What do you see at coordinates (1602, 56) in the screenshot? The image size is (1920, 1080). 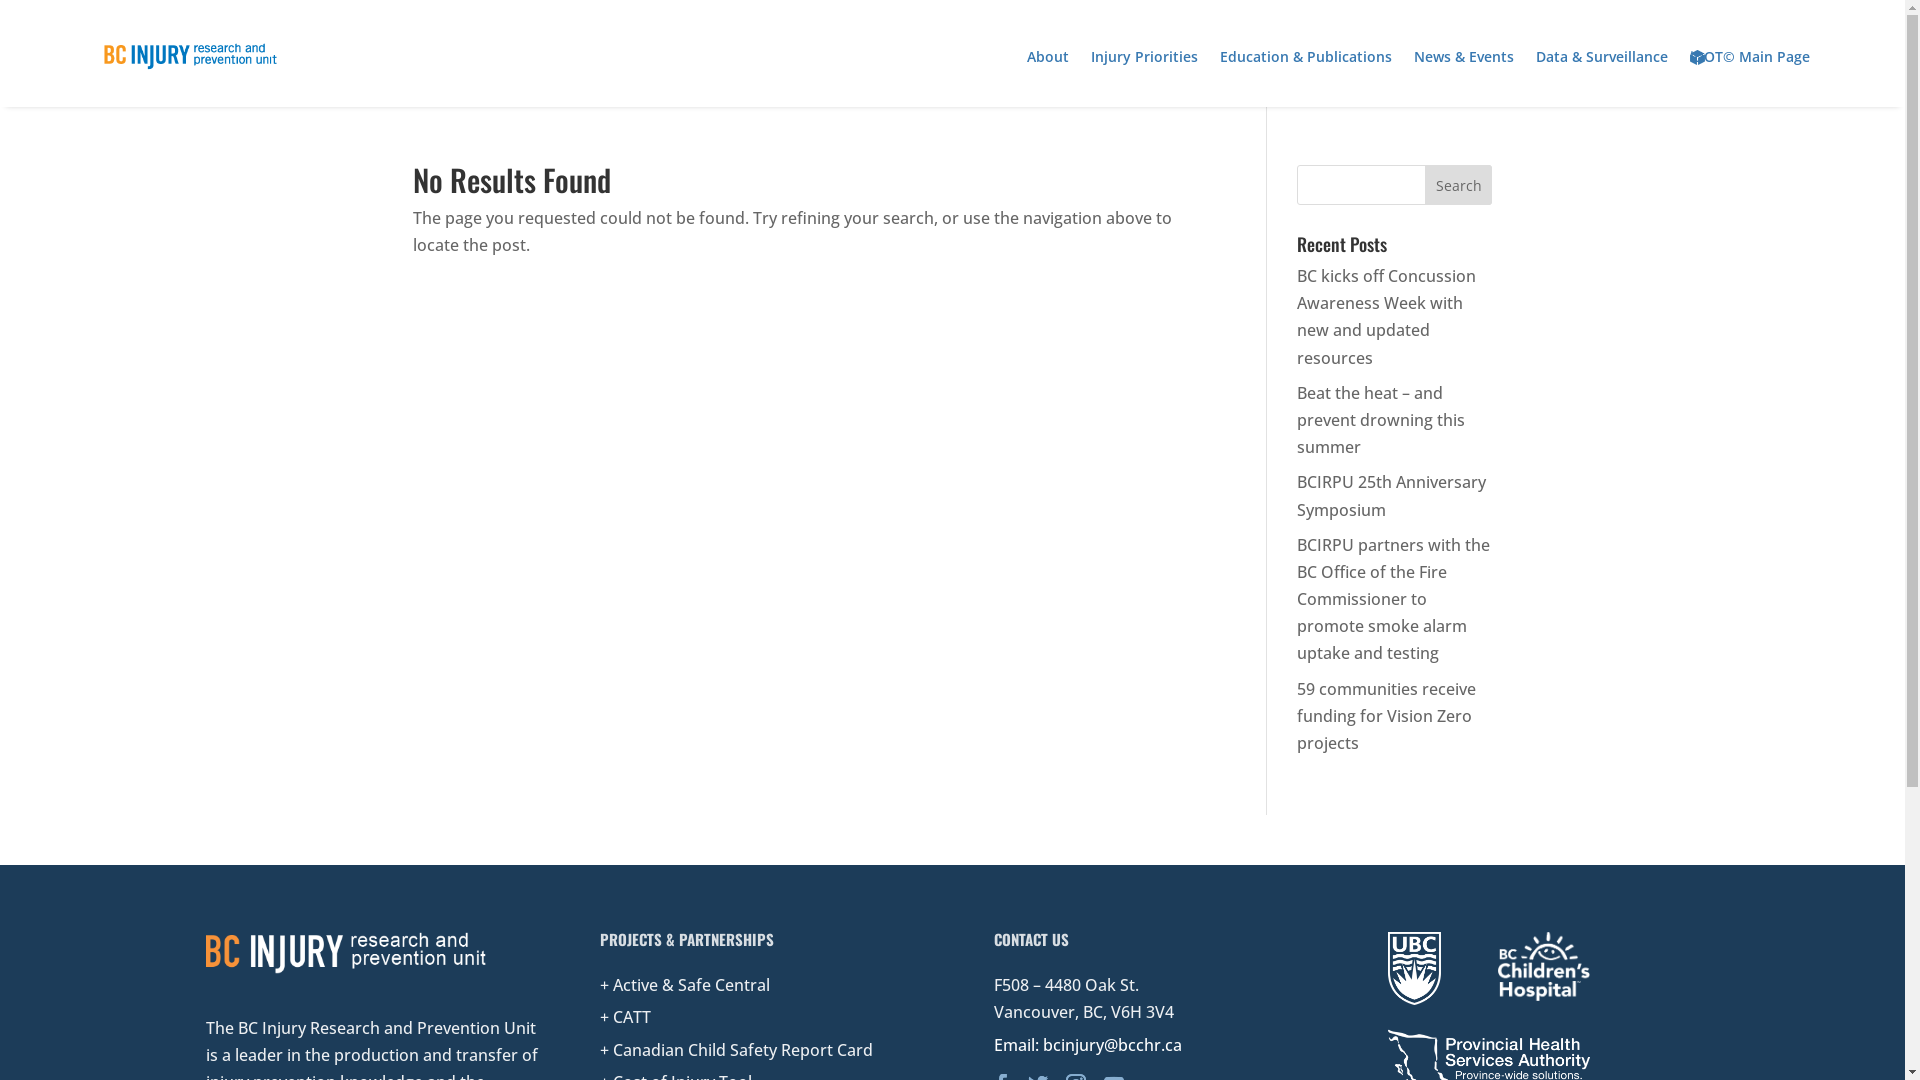 I see `'Data & Surveillance'` at bounding box center [1602, 56].